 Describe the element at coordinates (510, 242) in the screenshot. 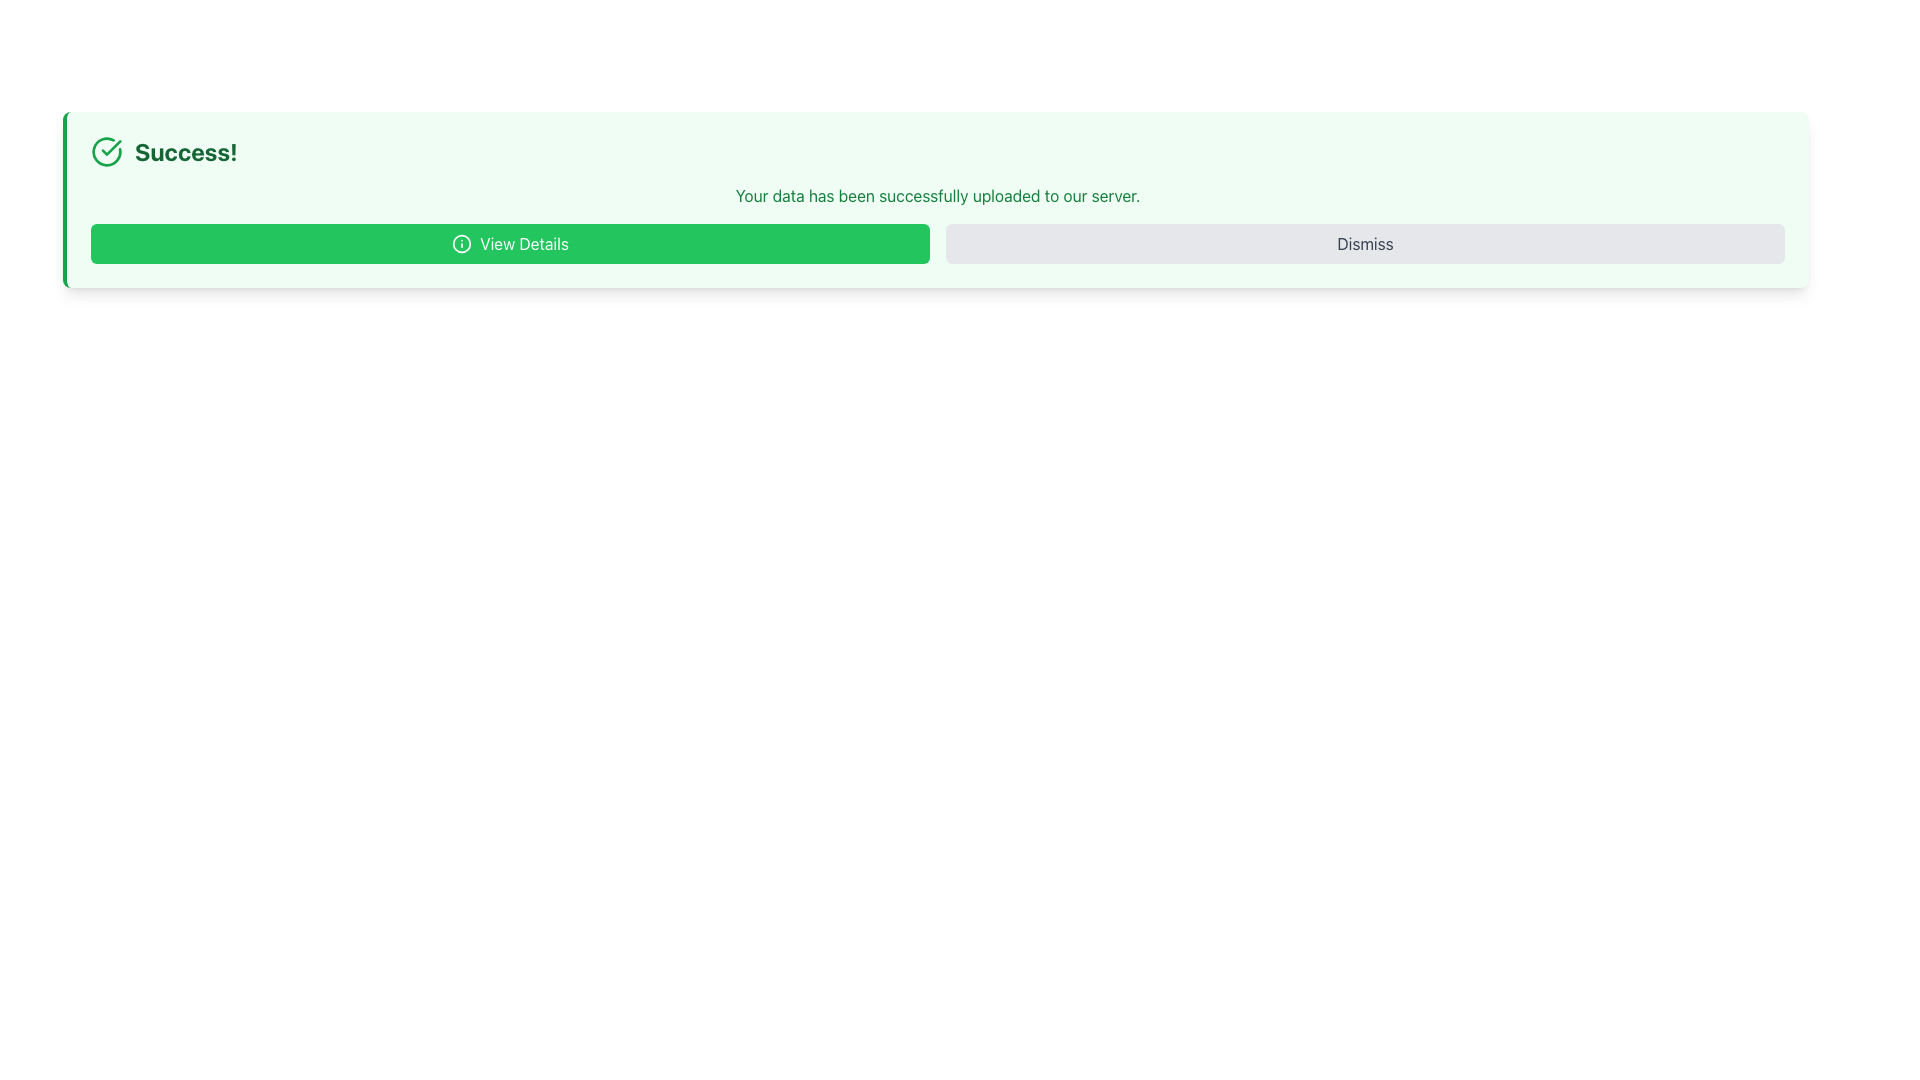

I see `the tooltip of the 'View Details' button, which is the leftmost button in a row of two buttons, positioned to the left of the 'Dismiss' button` at that location.